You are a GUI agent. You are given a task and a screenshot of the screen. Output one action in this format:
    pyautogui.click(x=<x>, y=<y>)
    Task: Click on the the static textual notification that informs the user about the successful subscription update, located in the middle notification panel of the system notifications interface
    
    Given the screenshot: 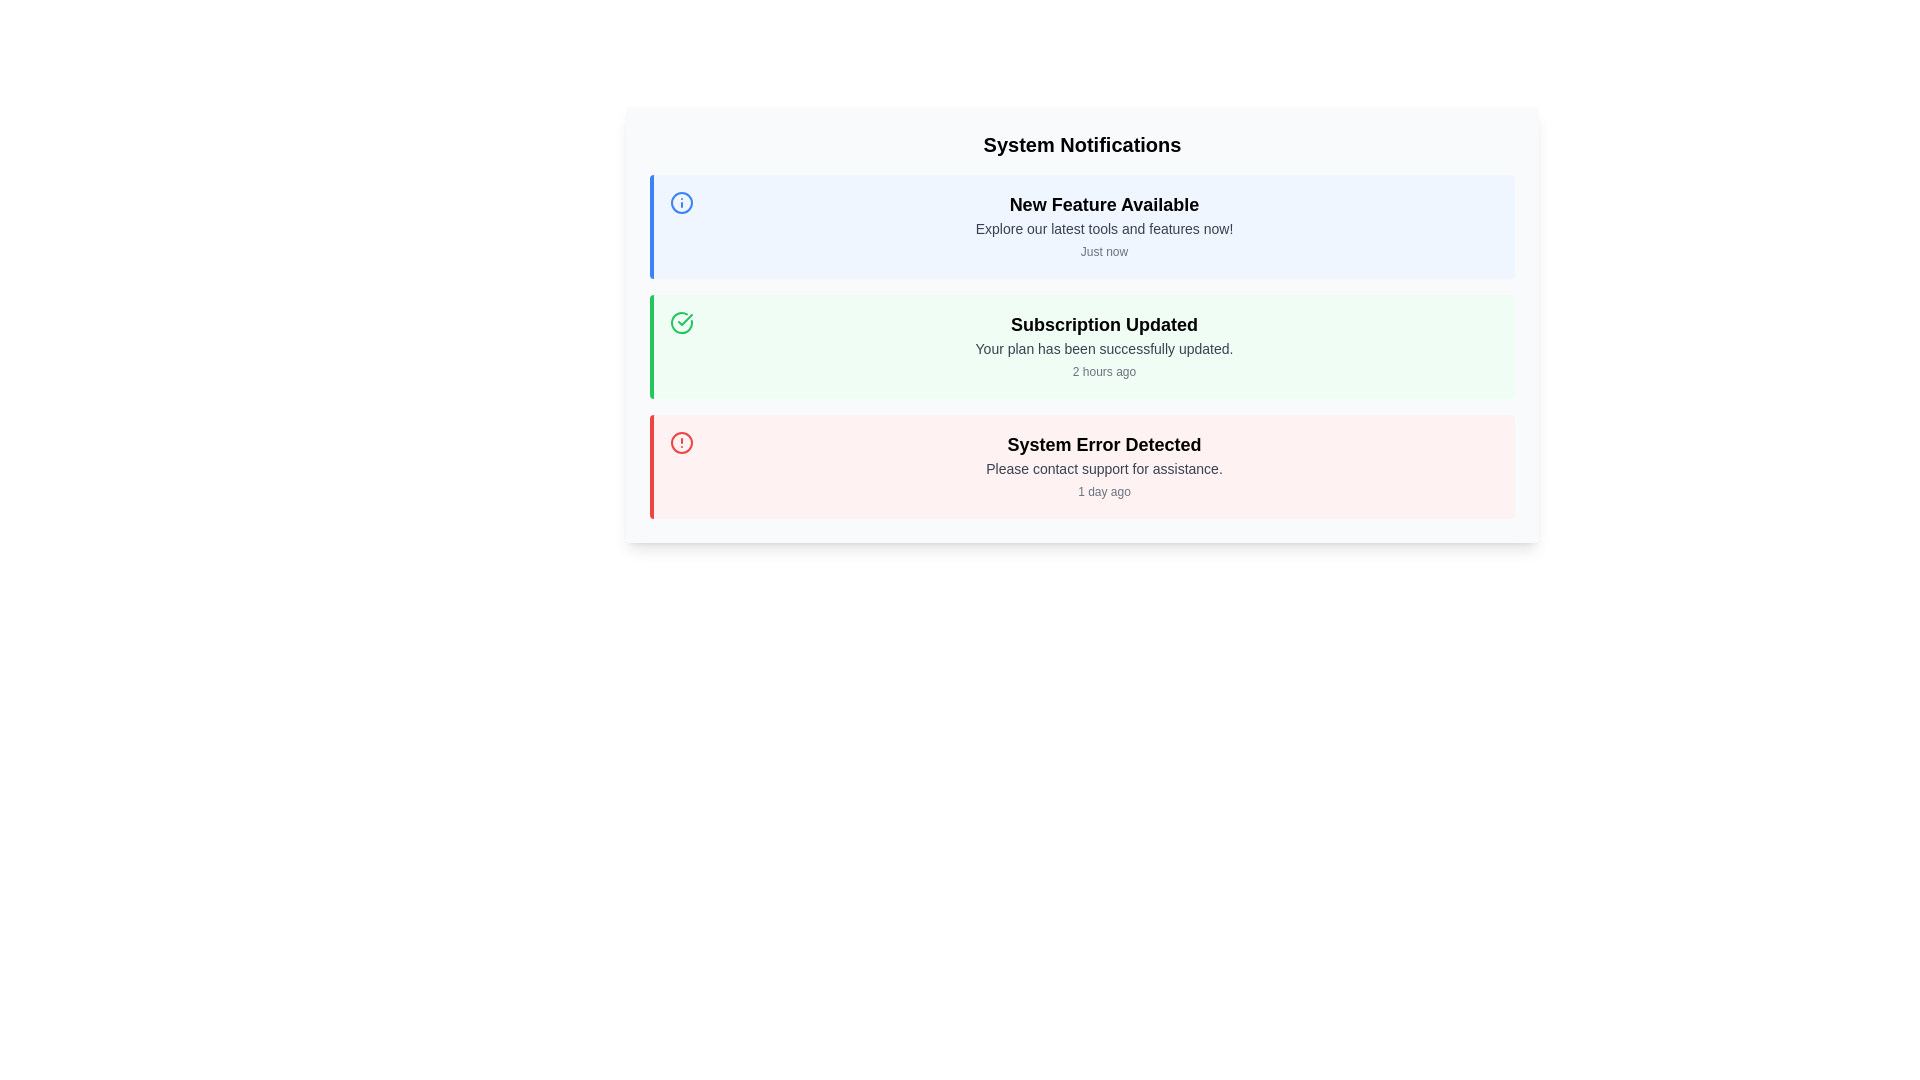 What is the action you would take?
    pyautogui.click(x=1103, y=346)
    